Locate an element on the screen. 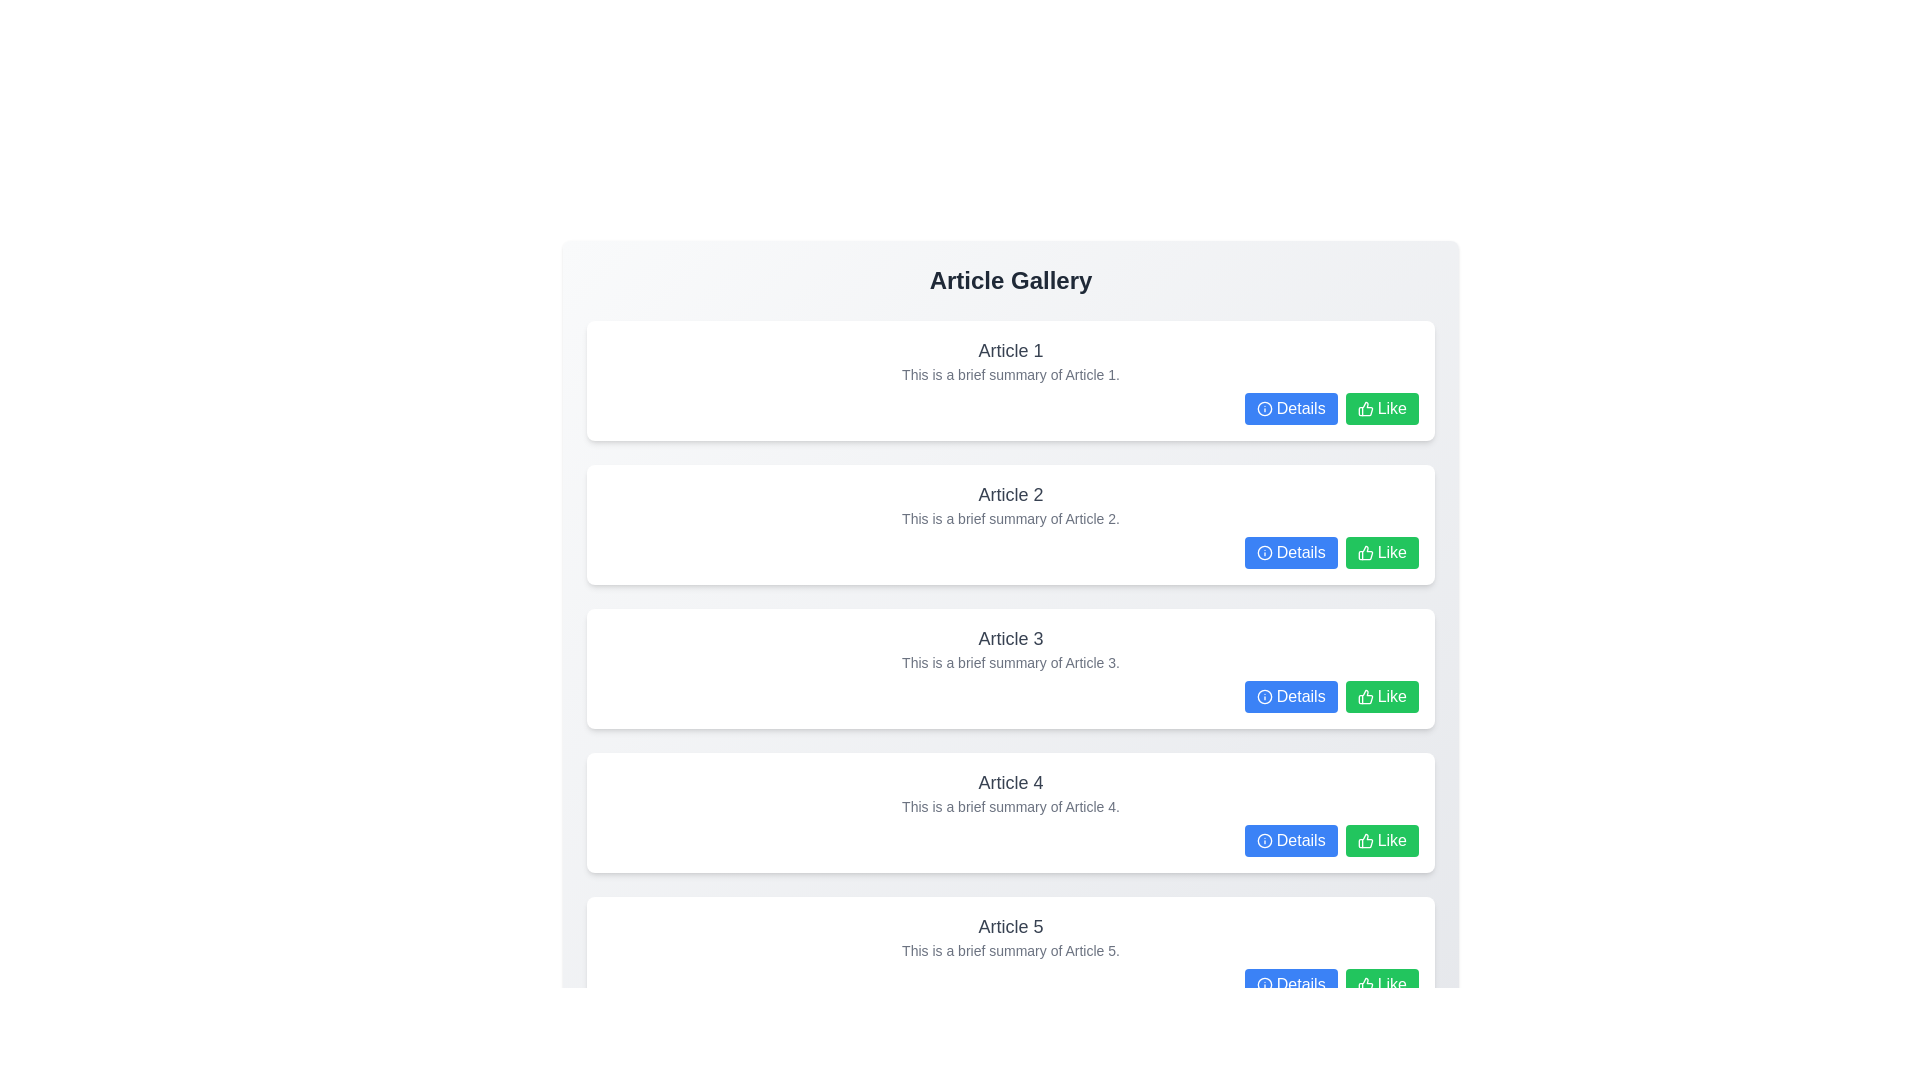  the 'Like' button icon, which is a white thumbs-up icon on a green background, located in the last column of the layout under the articles is located at coordinates (1364, 407).